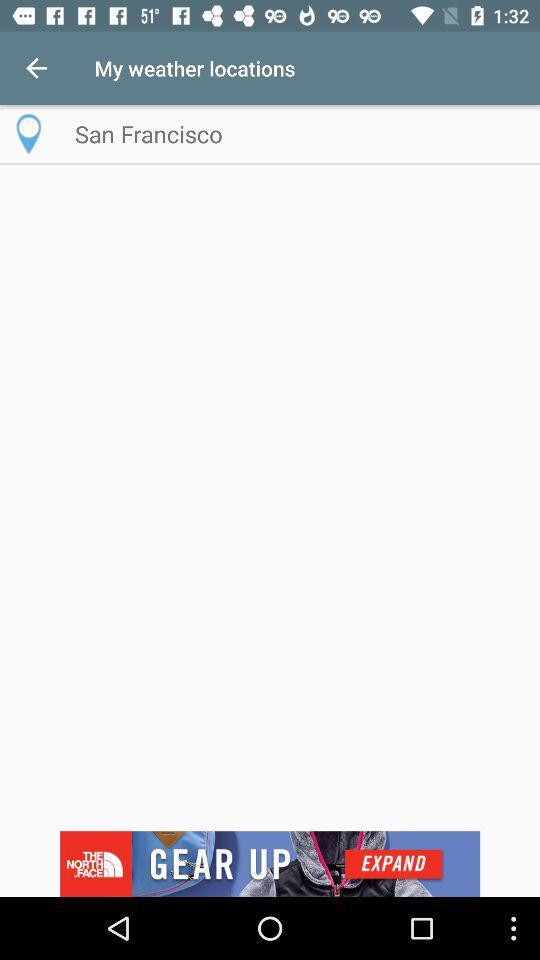  Describe the element at coordinates (270, 863) in the screenshot. I see `the advertisement` at that location.